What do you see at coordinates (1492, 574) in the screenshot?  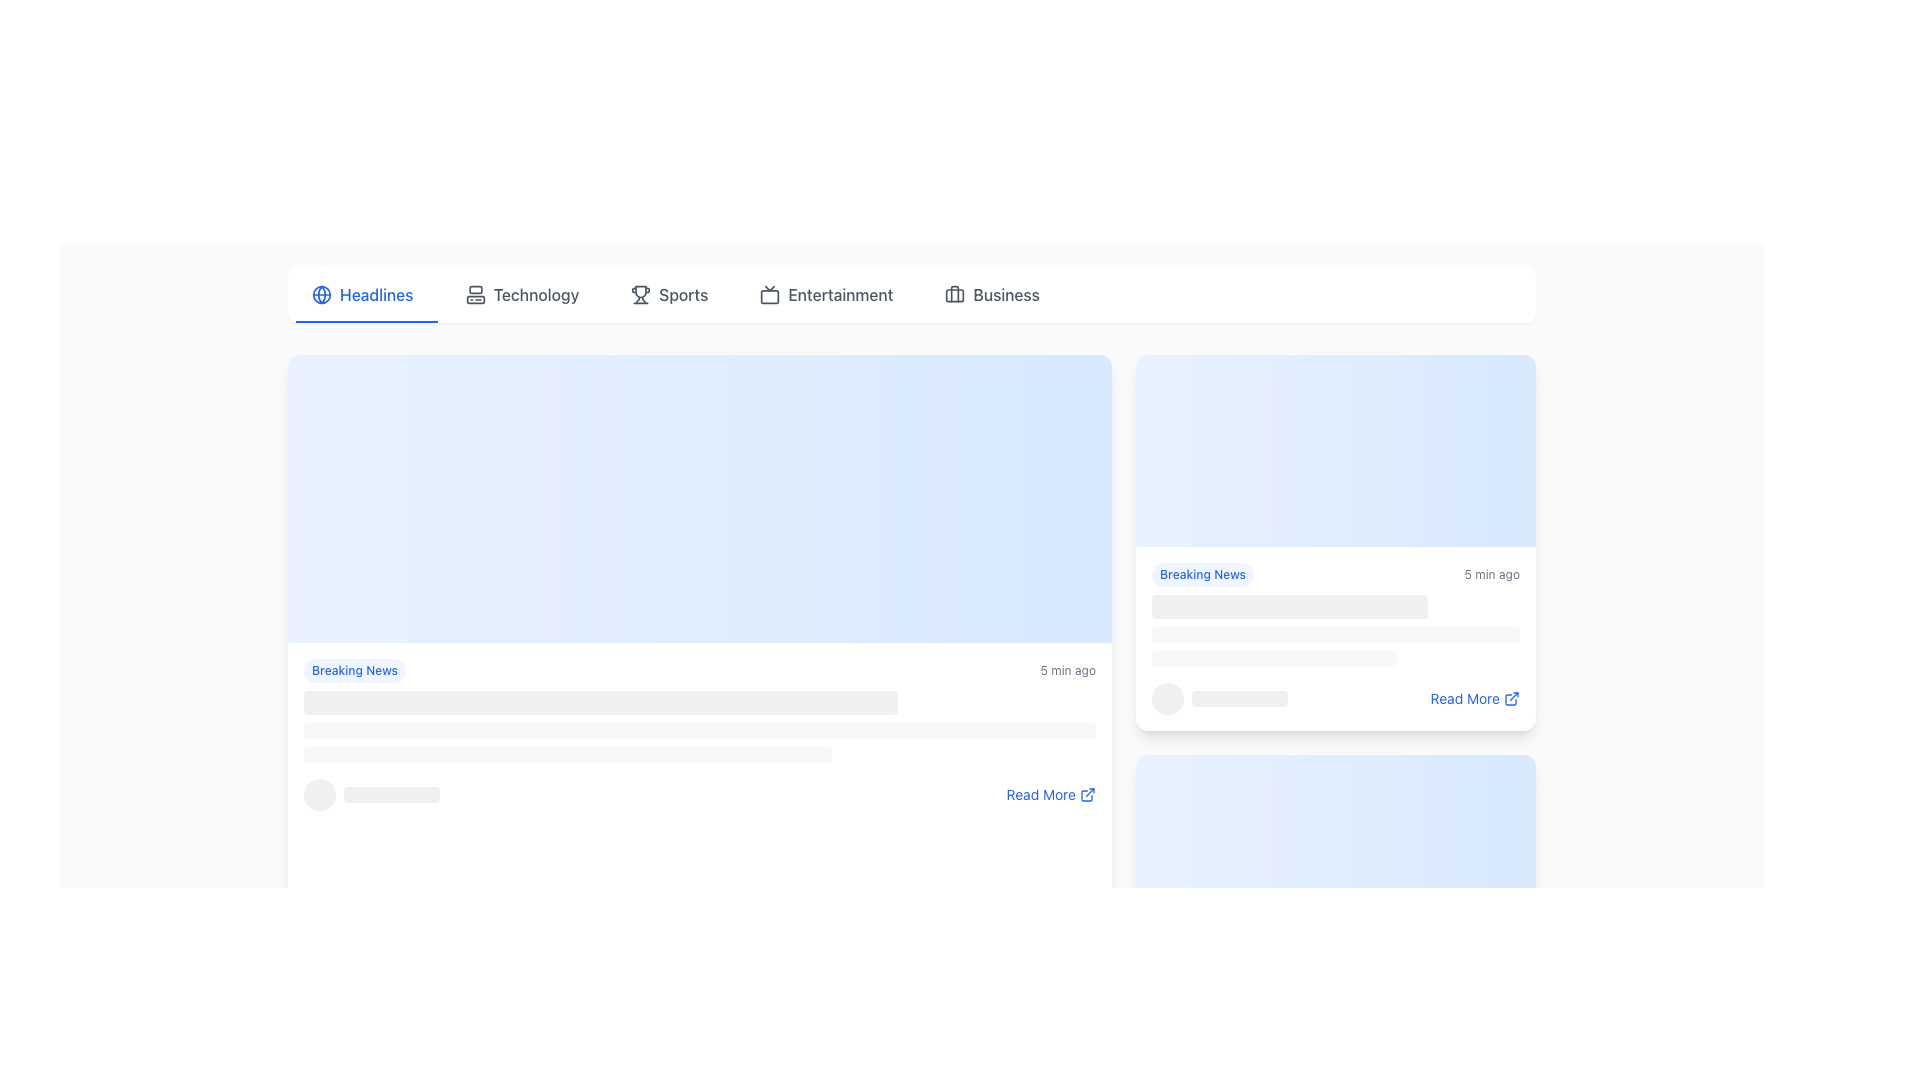 I see `the timestamp text label located on the right side of the 'Breaking News' component in the third column of the page` at bounding box center [1492, 574].